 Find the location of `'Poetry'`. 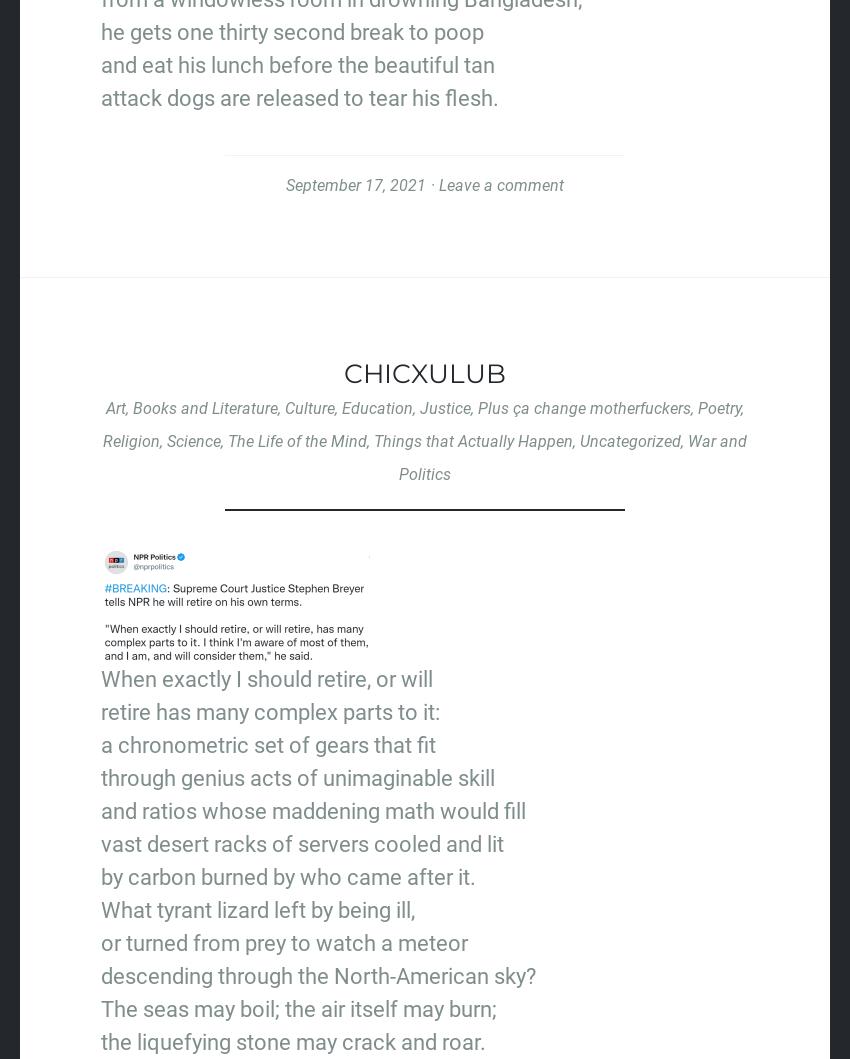

'Poetry' is located at coordinates (718, 406).